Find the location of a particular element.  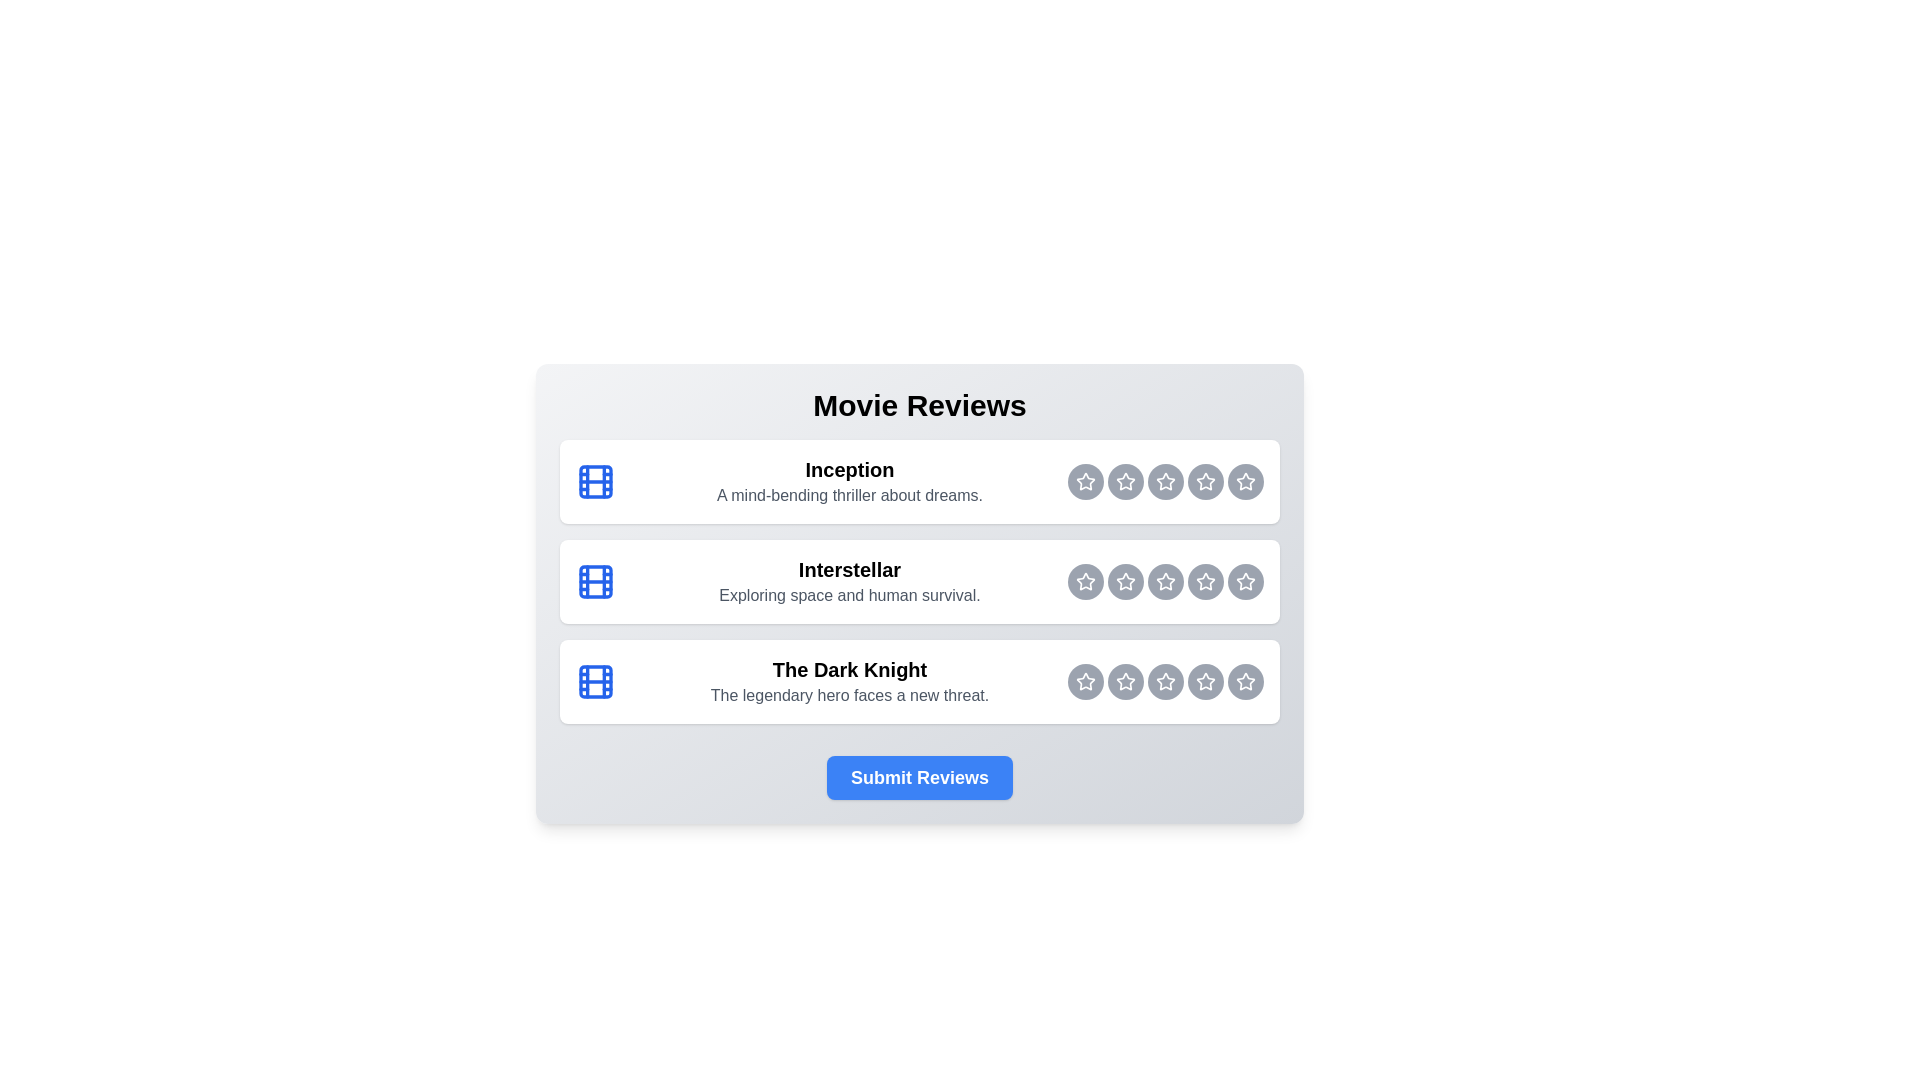

the rating for the movie 'The Dark Knight' to 2 stars is located at coordinates (1084, 681).